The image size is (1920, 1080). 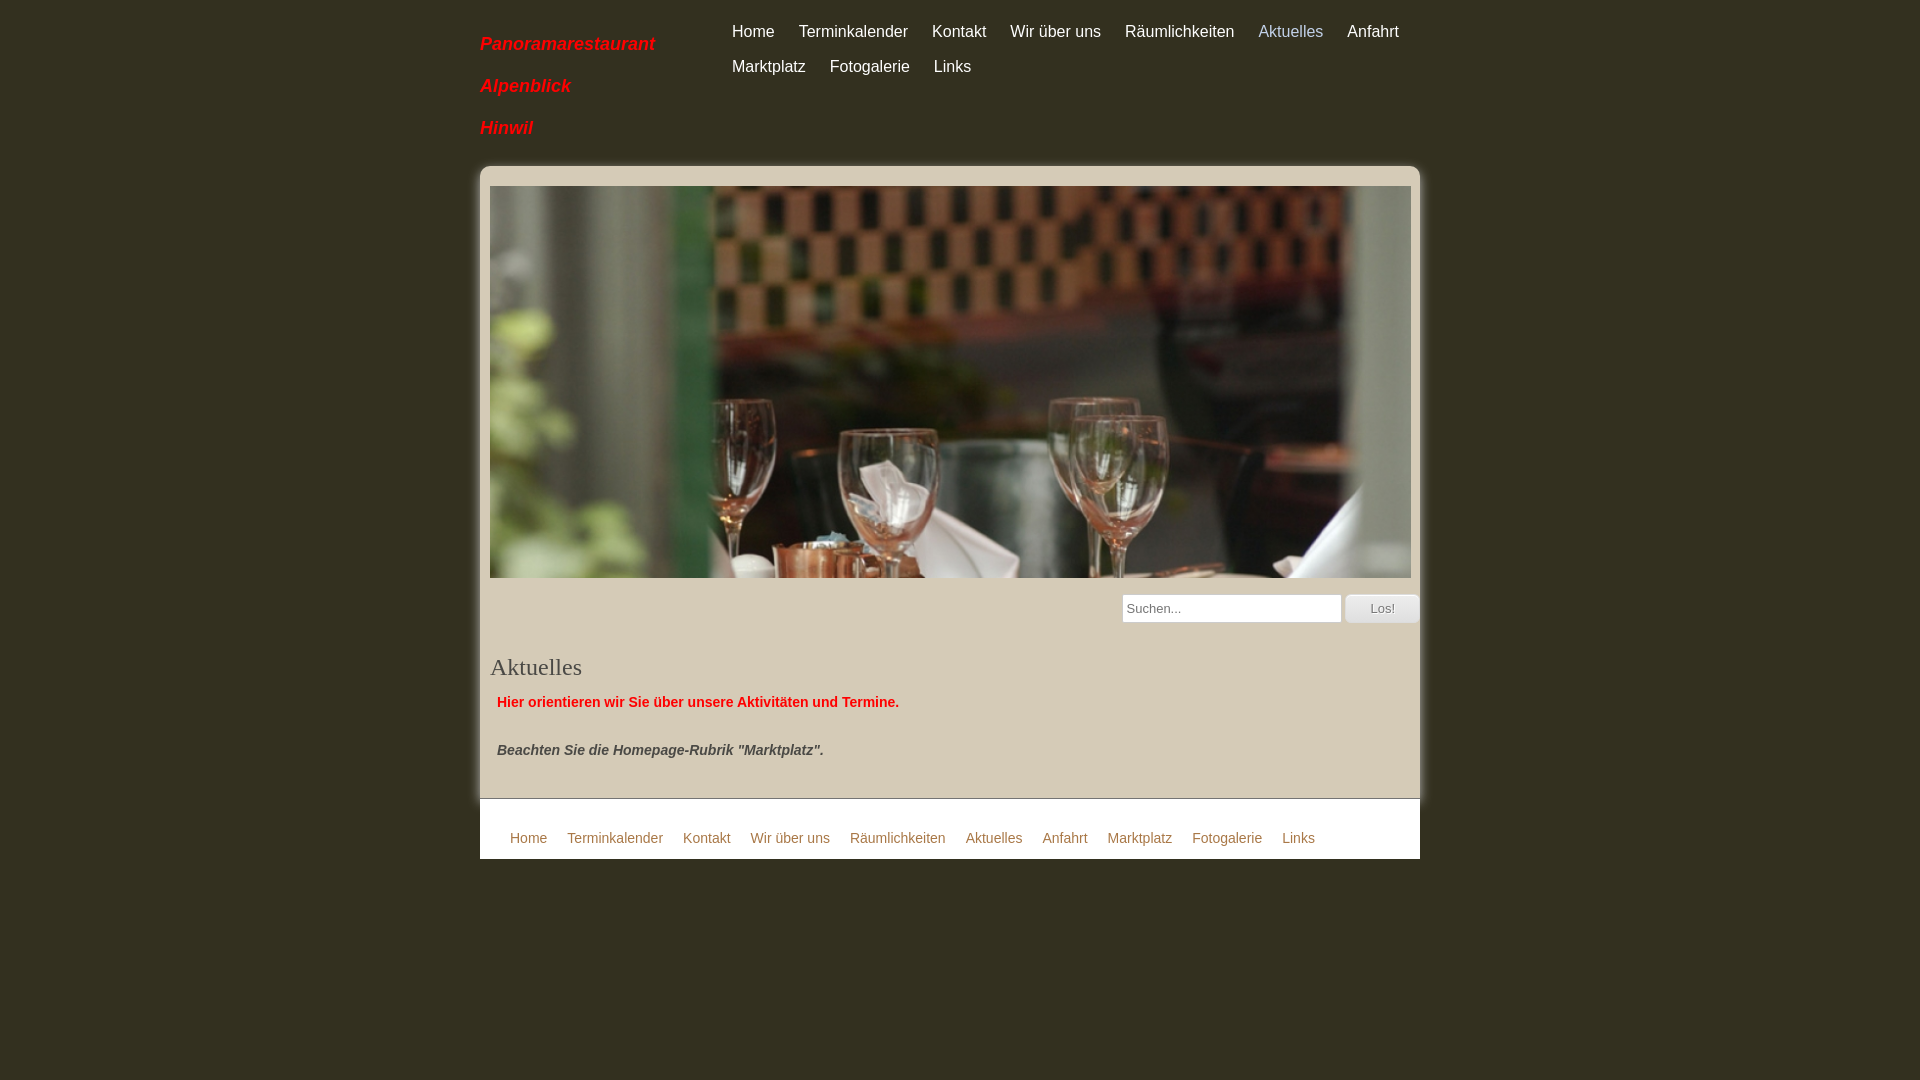 I want to click on 'Links', so click(x=923, y=65).